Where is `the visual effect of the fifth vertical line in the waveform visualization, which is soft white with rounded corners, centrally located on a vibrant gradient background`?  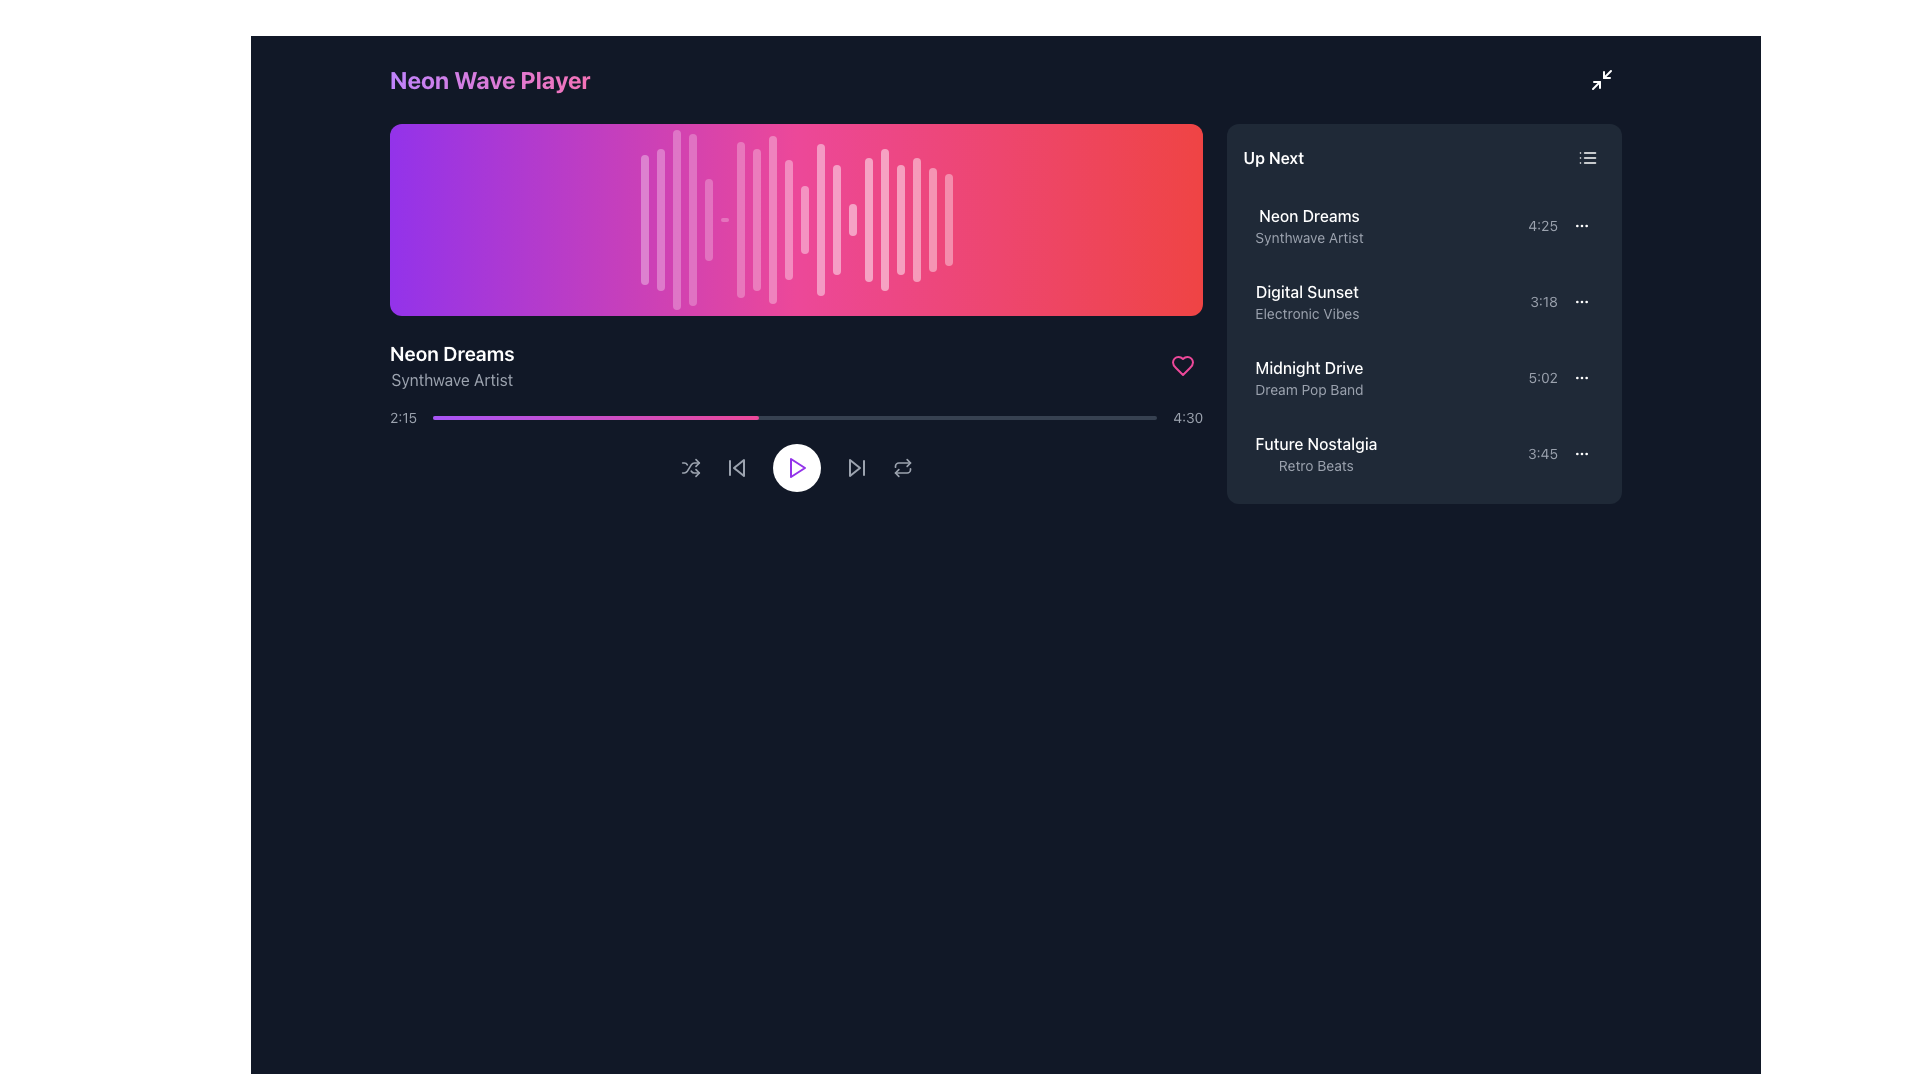 the visual effect of the fifth vertical line in the waveform visualization, which is soft white with rounded corners, centrally located on a vibrant gradient background is located at coordinates (708, 219).